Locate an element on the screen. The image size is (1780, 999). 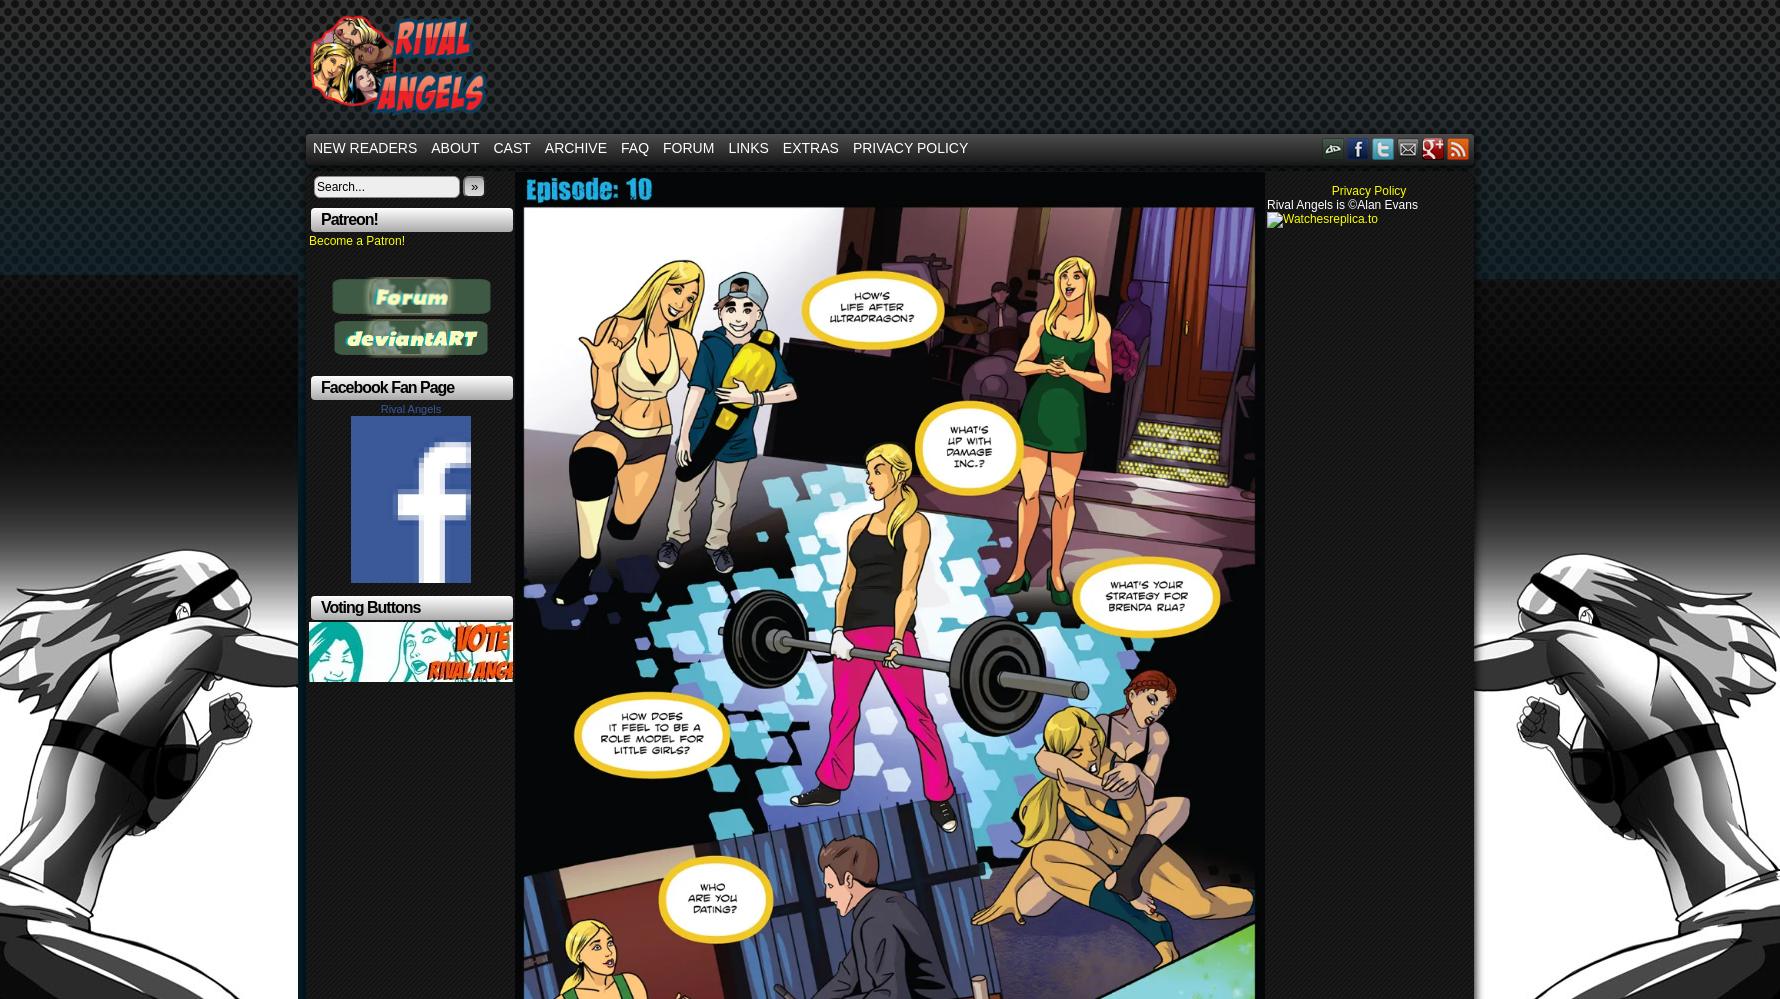
'Cast' is located at coordinates (511, 147).